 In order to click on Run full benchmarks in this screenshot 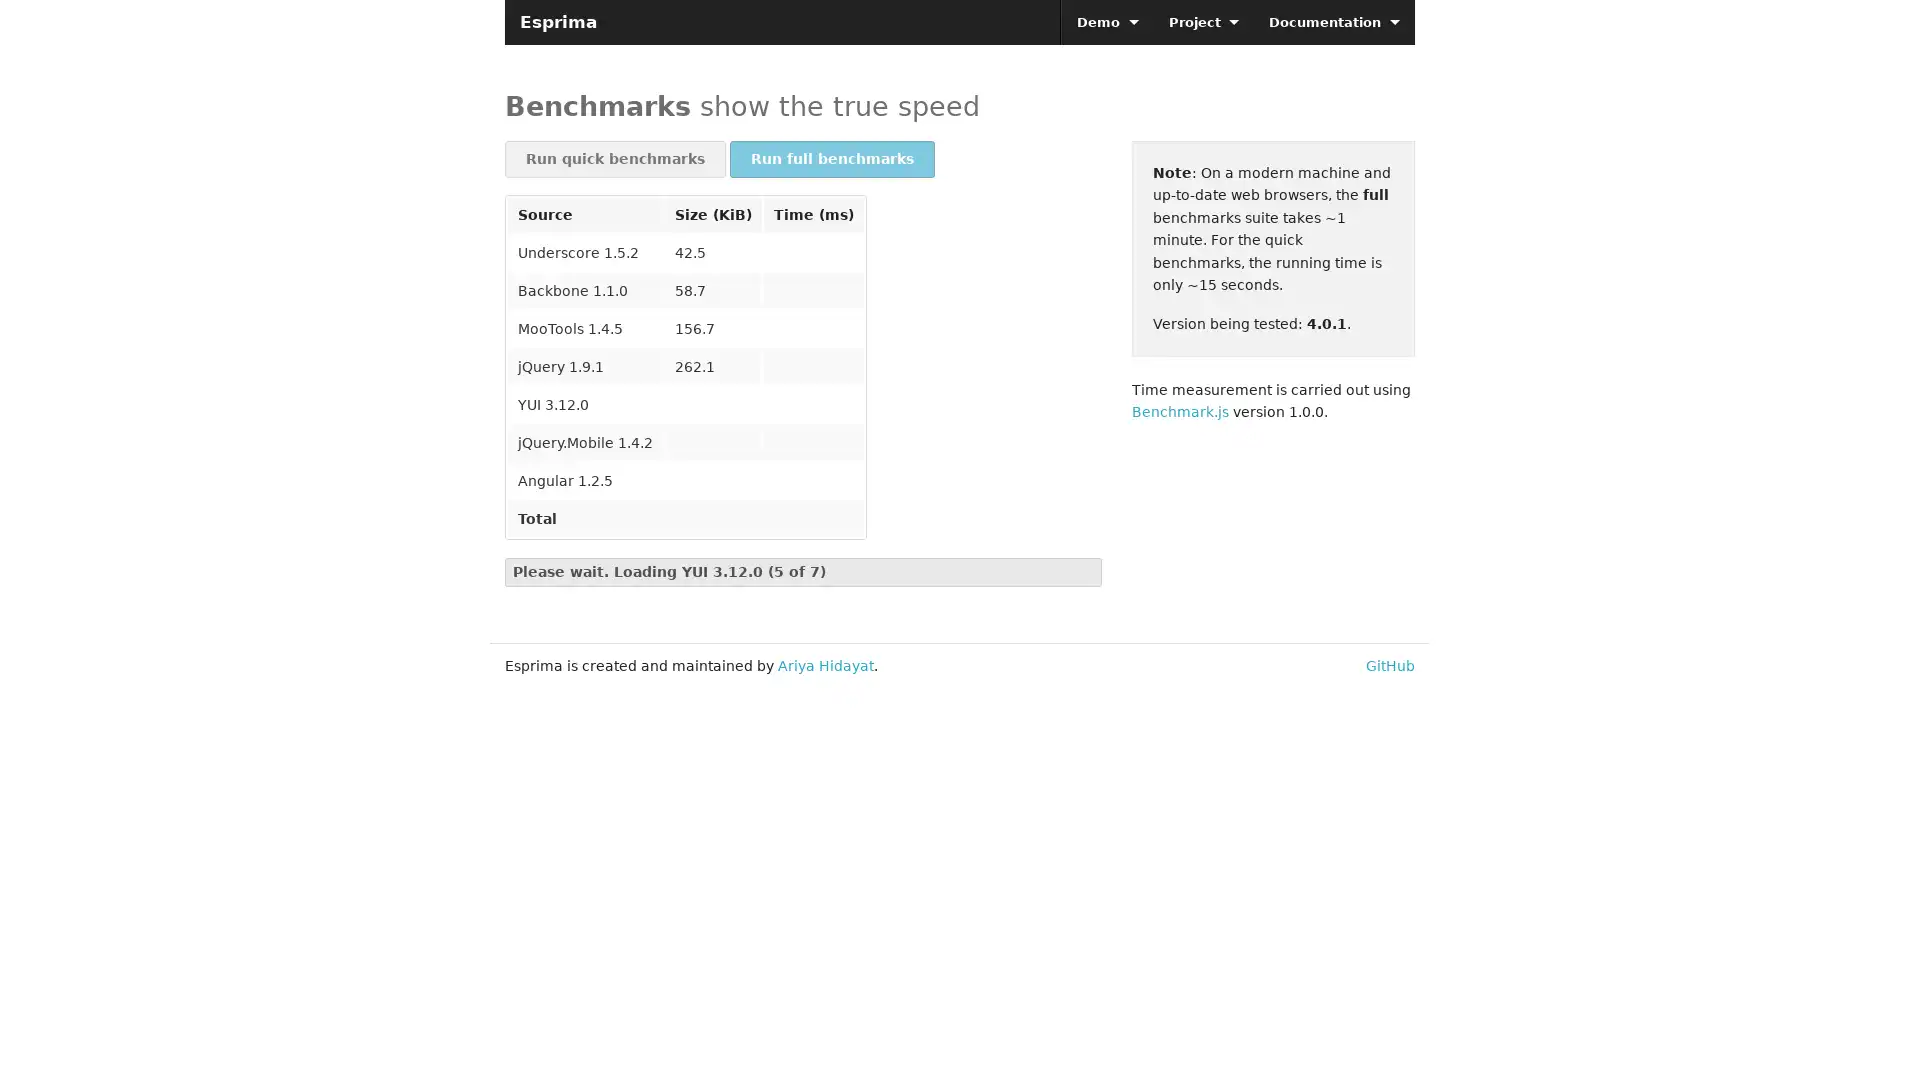, I will do `click(832, 158)`.